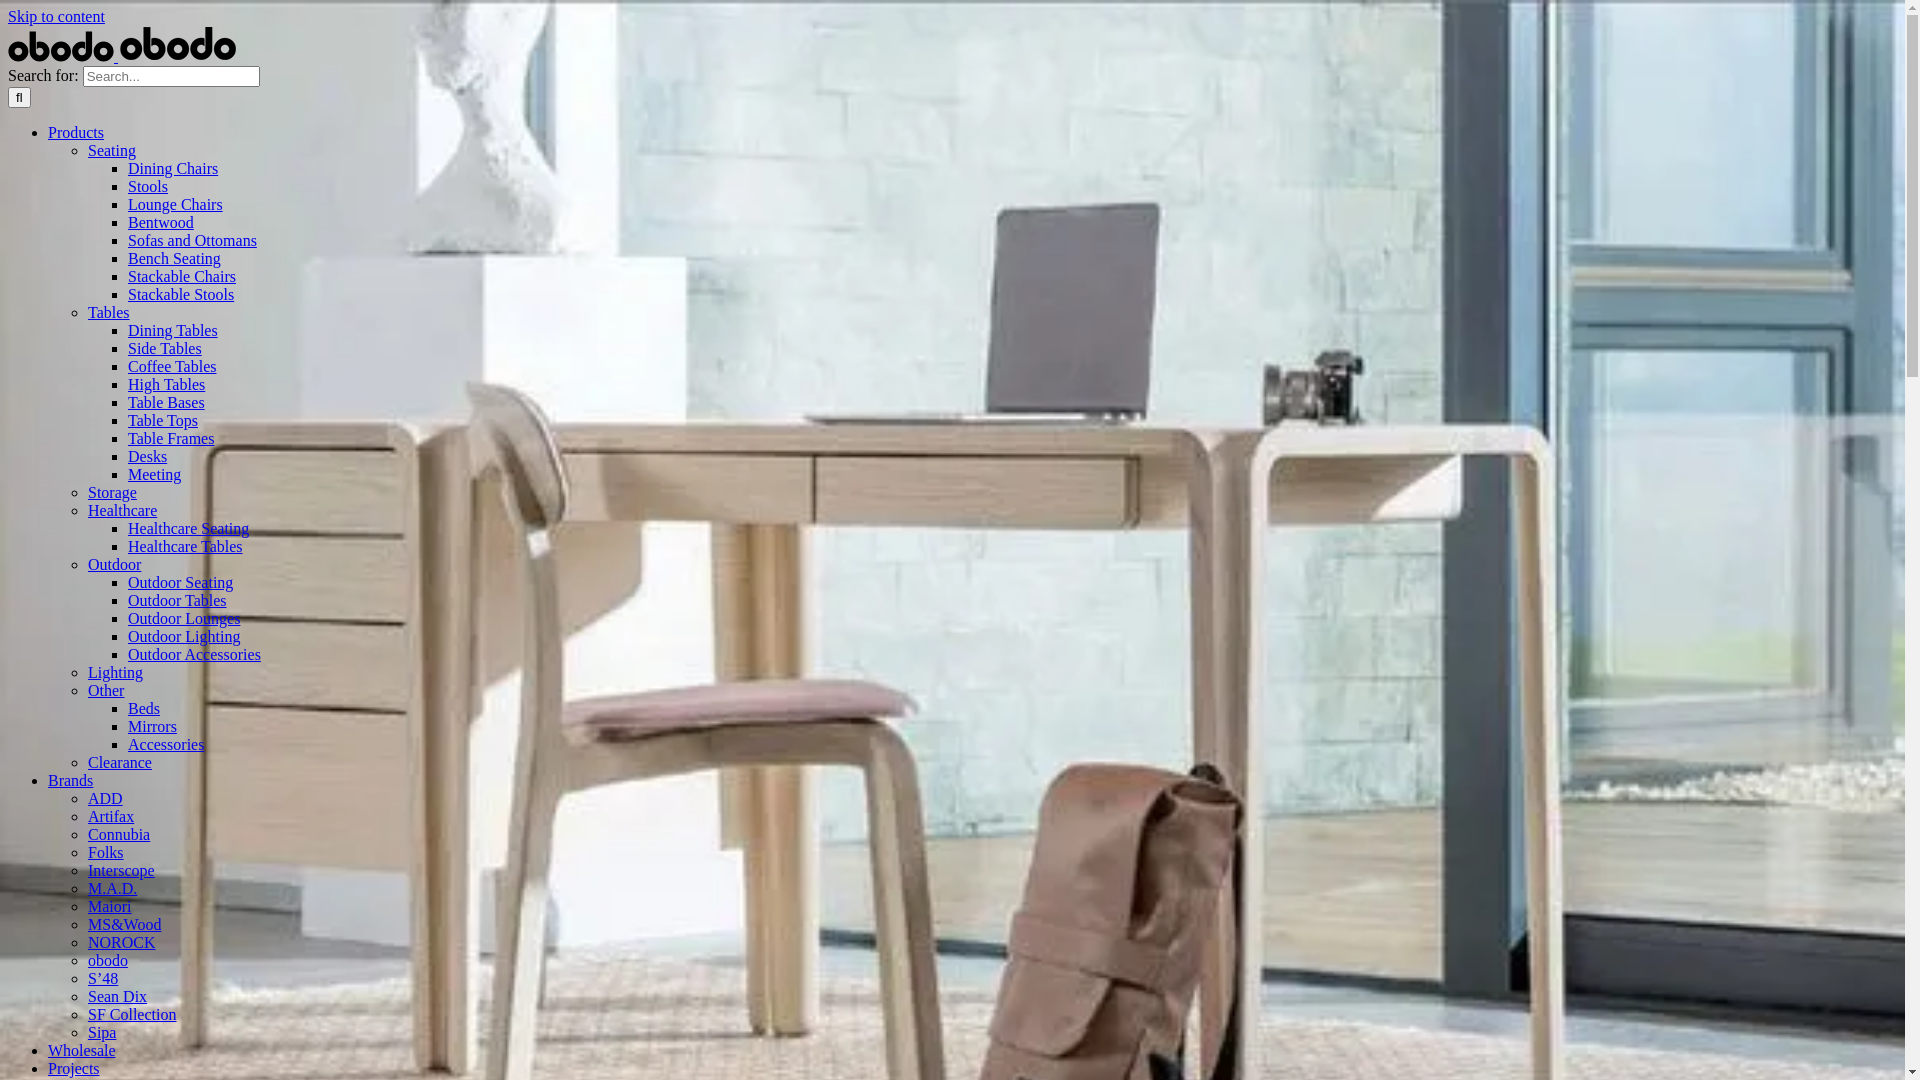  I want to click on 'Outdoor Accessories', so click(194, 654).